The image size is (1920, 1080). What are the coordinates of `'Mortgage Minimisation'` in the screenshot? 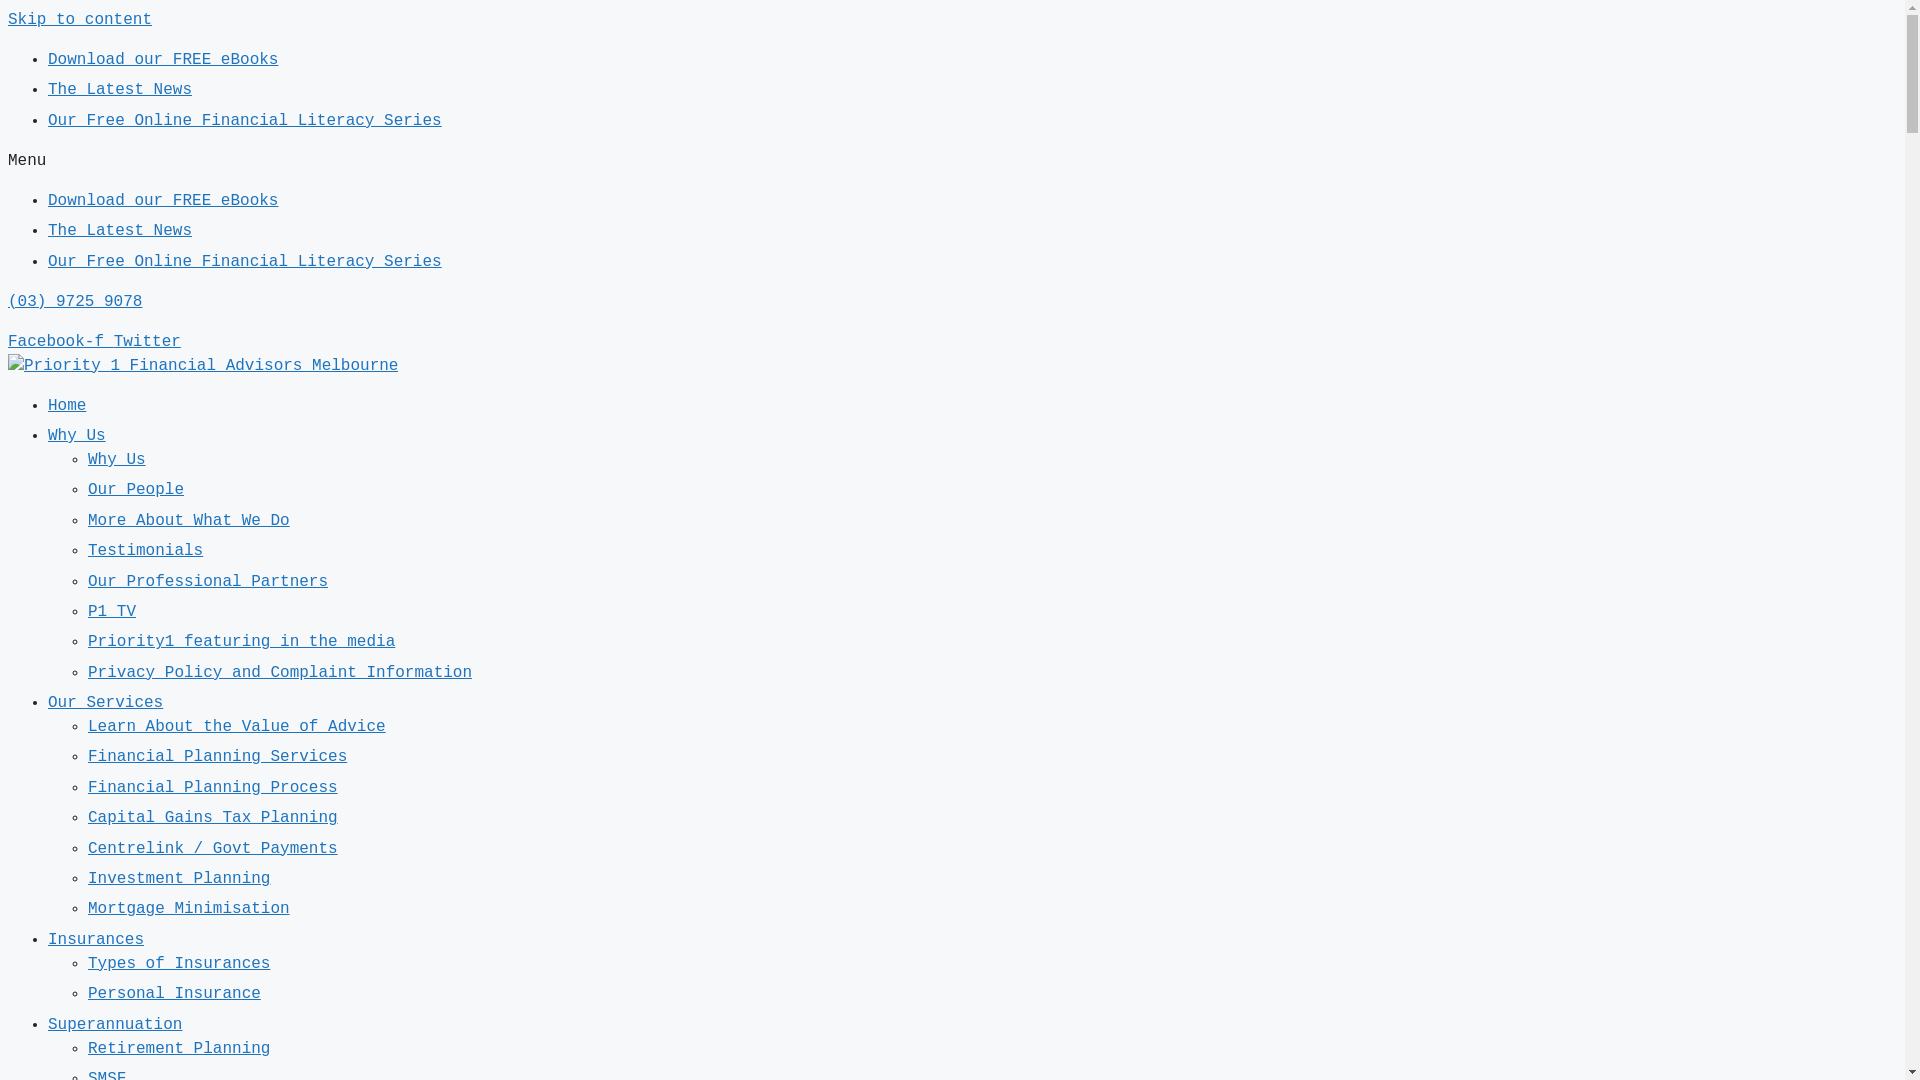 It's located at (188, 909).